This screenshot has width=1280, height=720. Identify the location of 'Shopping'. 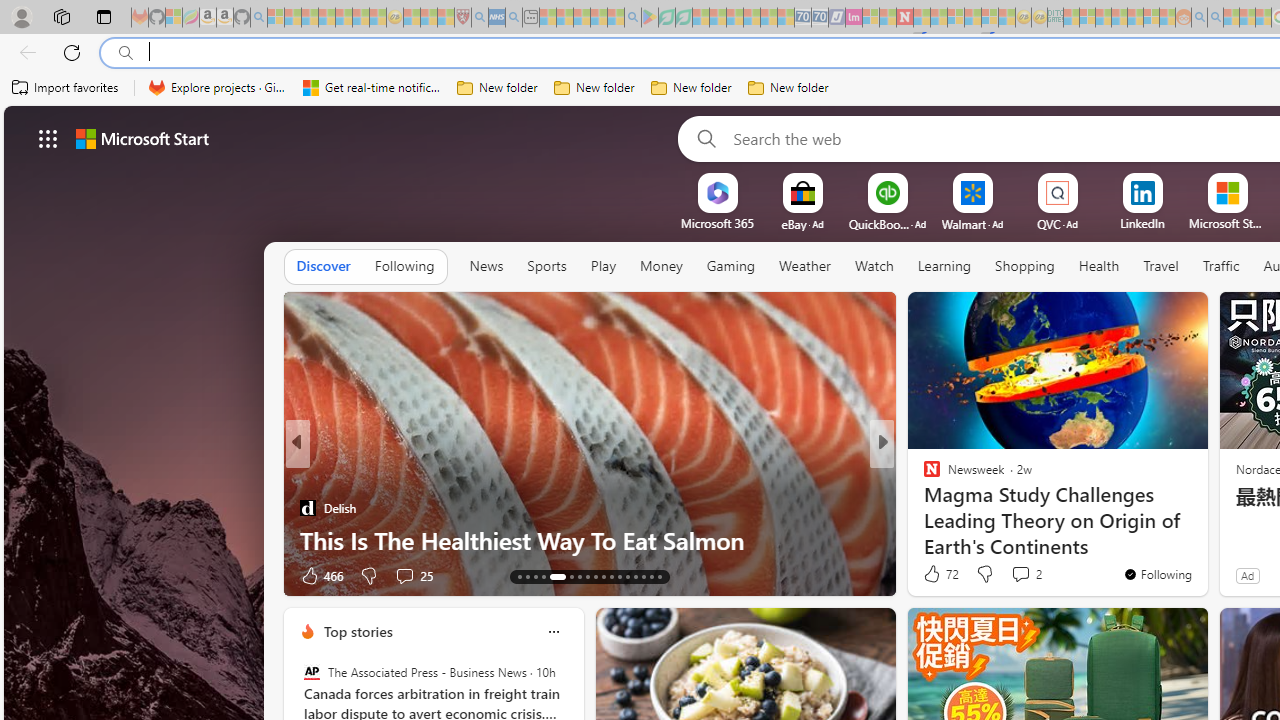
(1025, 265).